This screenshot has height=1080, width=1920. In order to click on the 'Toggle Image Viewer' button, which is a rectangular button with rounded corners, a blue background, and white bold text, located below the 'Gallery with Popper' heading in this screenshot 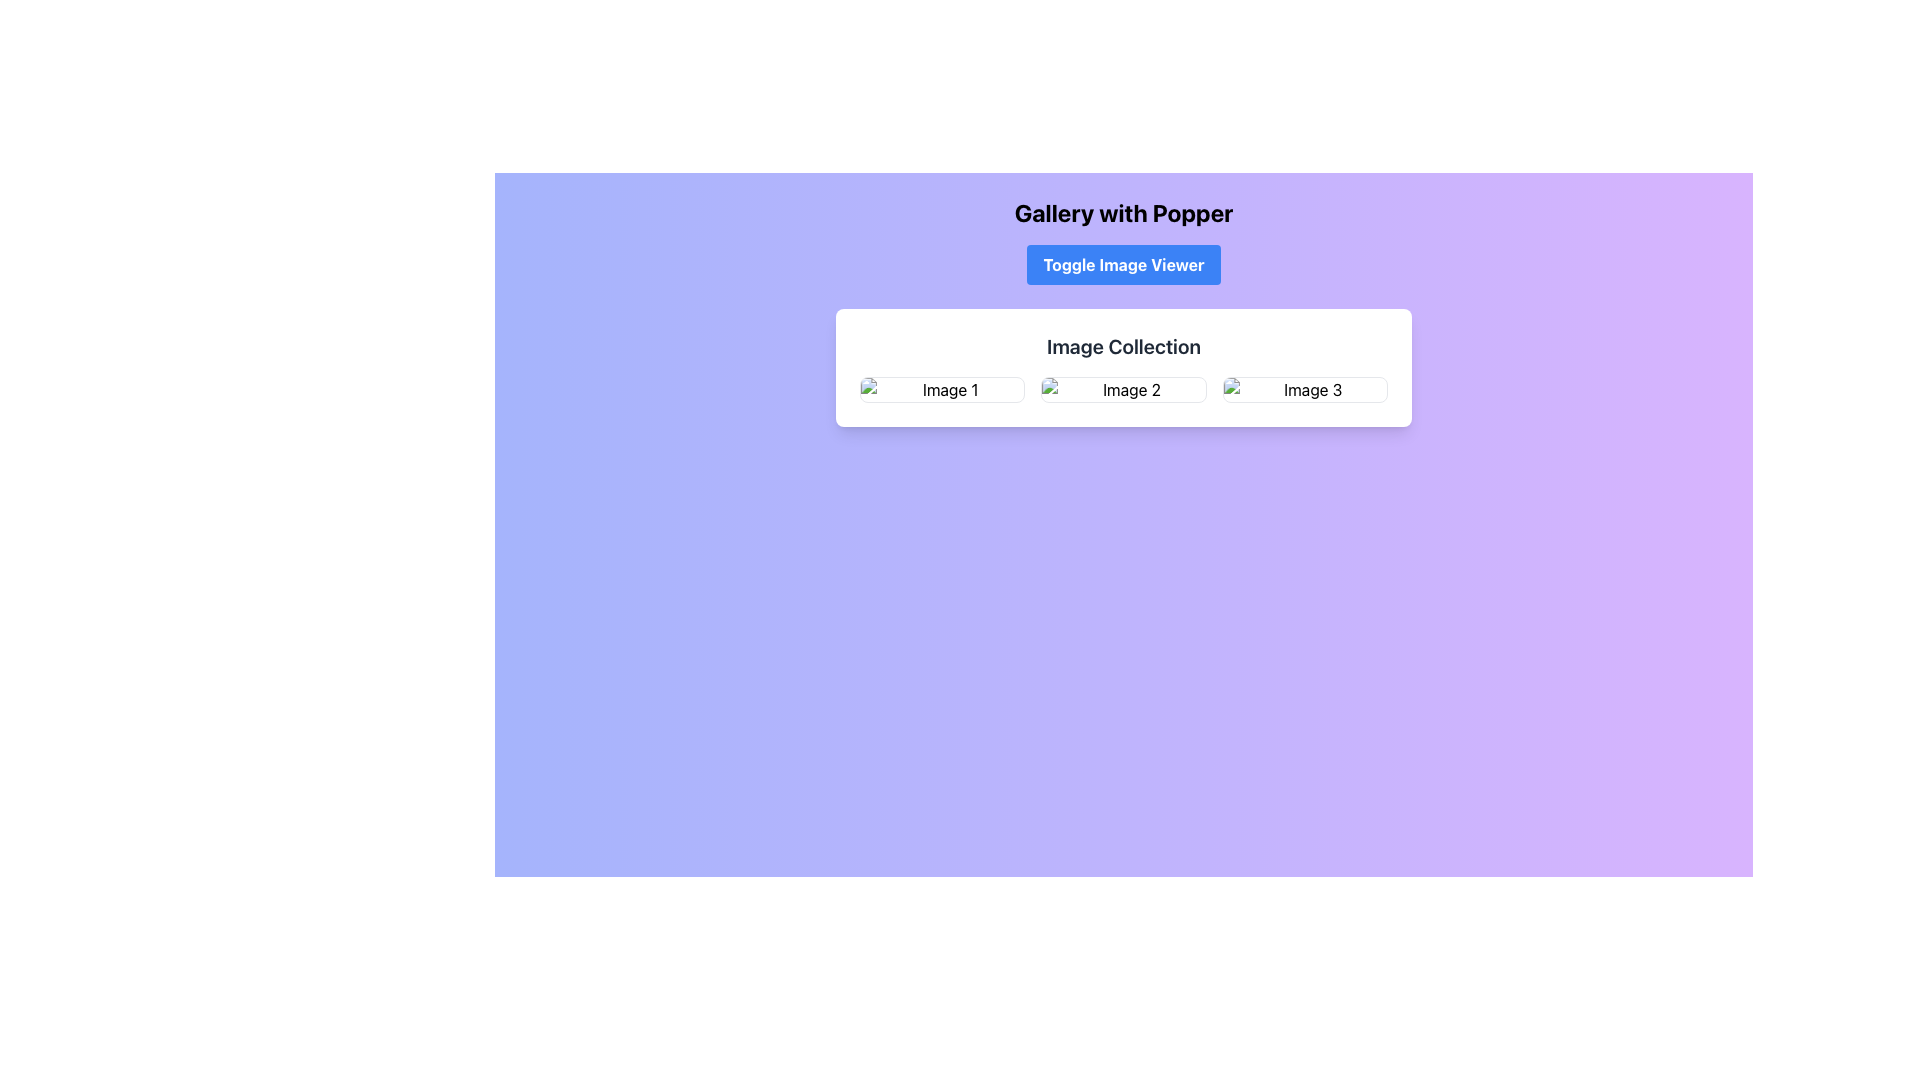, I will do `click(1123, 264)`.